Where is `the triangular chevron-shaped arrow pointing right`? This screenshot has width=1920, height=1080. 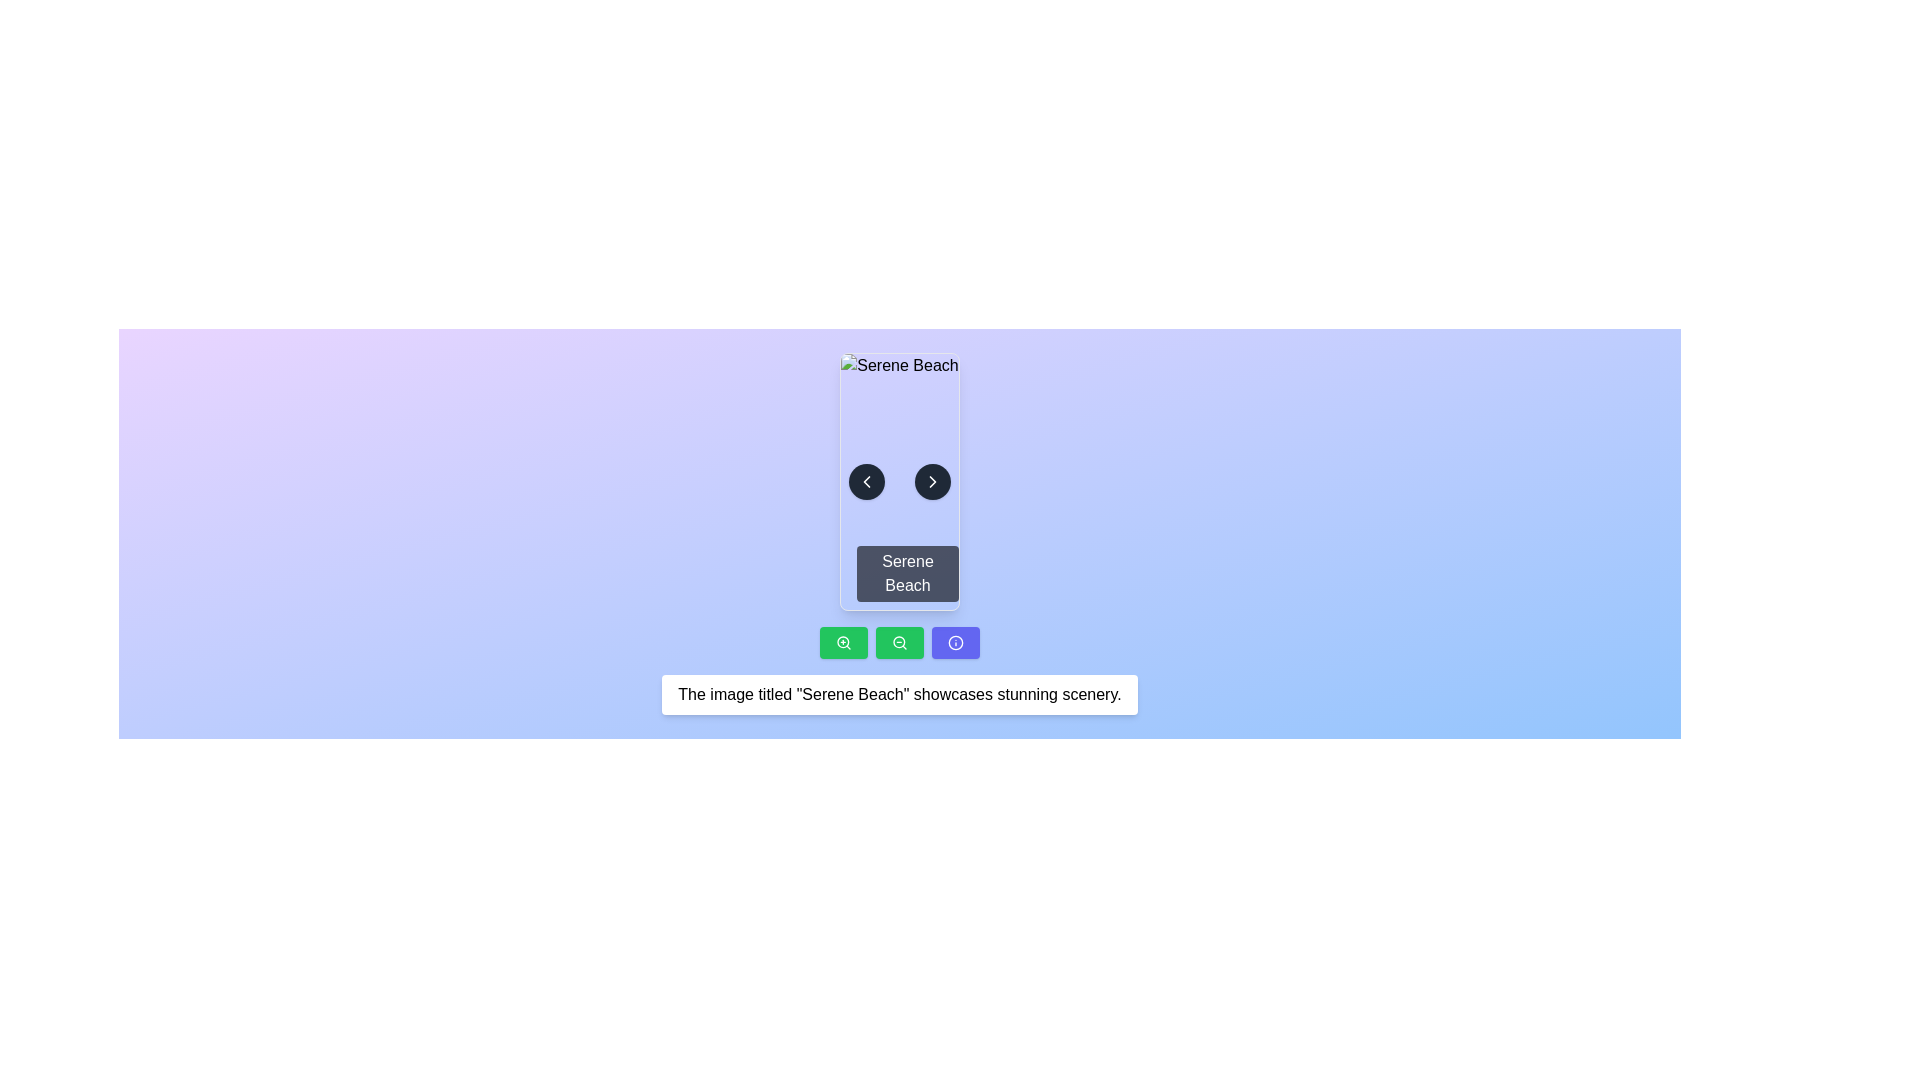
the triangular chevron-shaped arrow pointing right is located at coordinates (931, 482).